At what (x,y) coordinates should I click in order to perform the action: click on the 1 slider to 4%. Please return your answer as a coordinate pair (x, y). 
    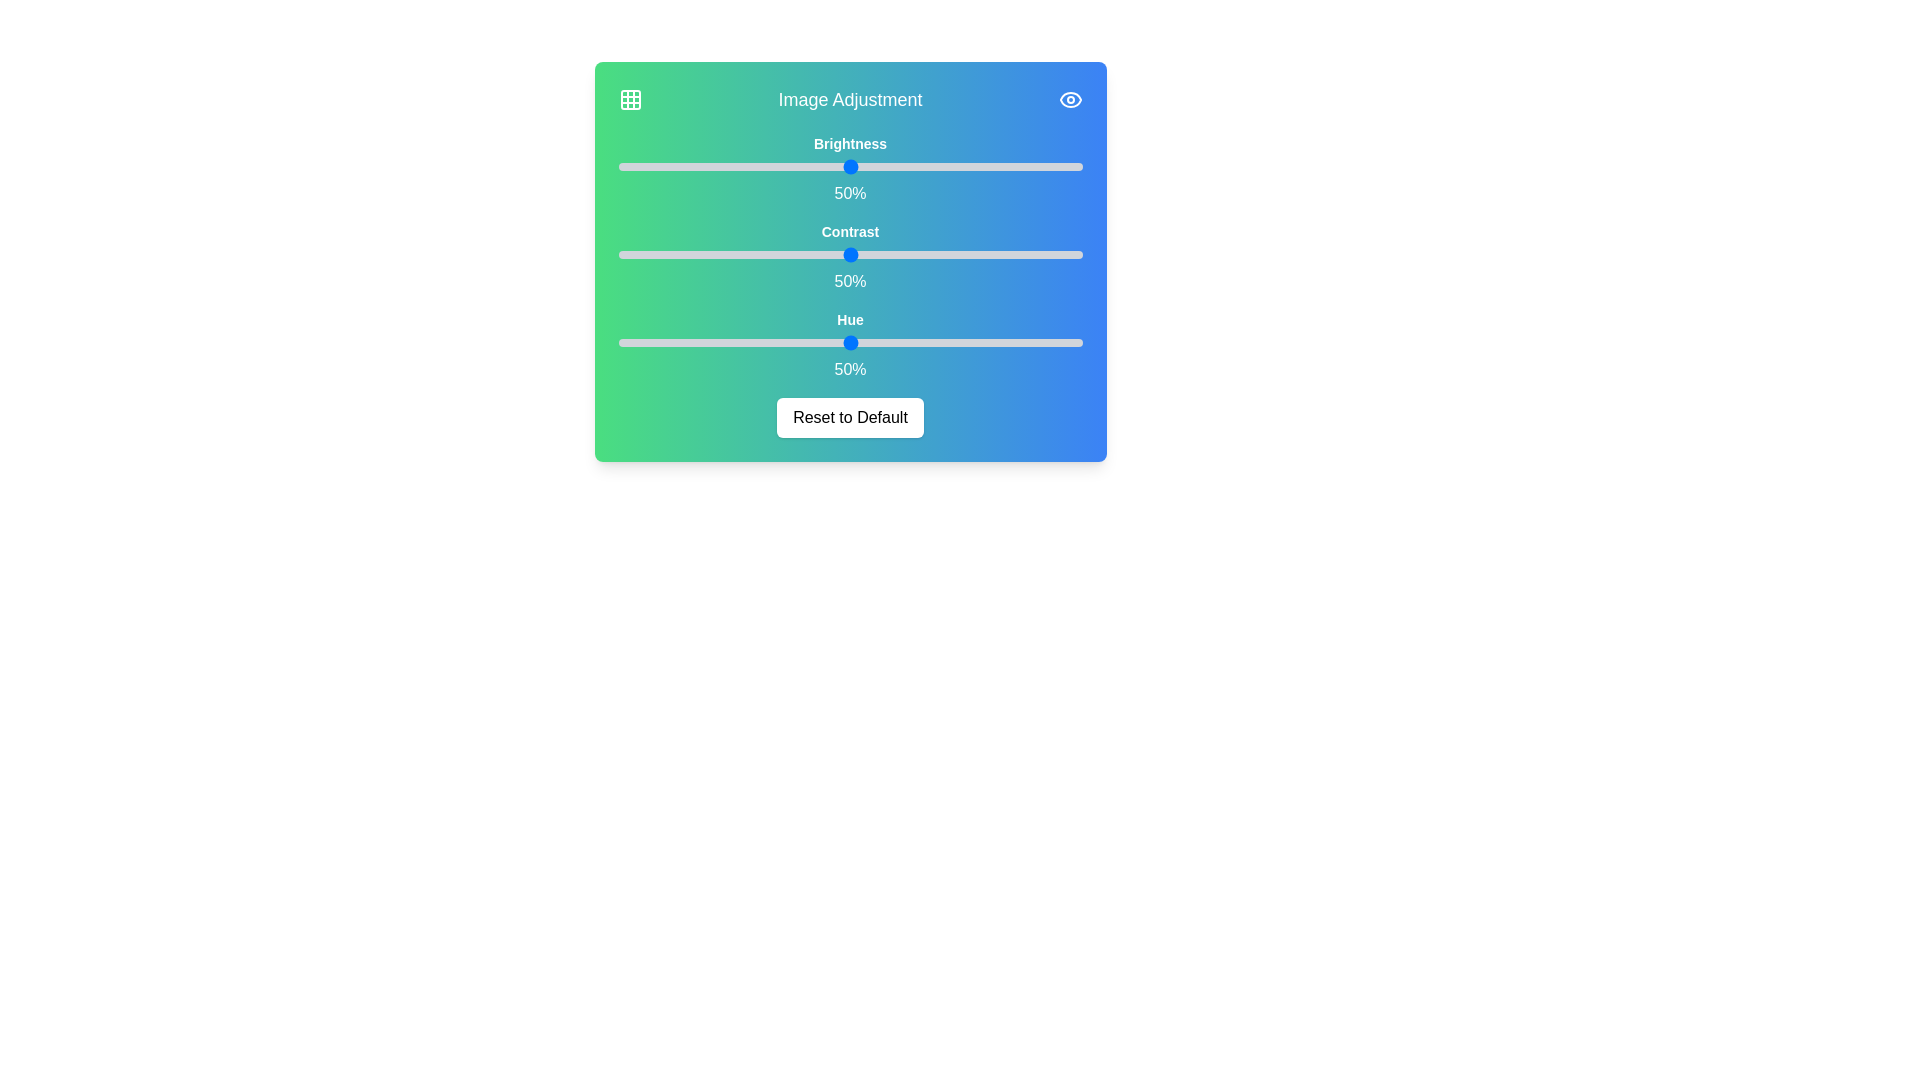
    Looking at the image, I should click on (868, 253).